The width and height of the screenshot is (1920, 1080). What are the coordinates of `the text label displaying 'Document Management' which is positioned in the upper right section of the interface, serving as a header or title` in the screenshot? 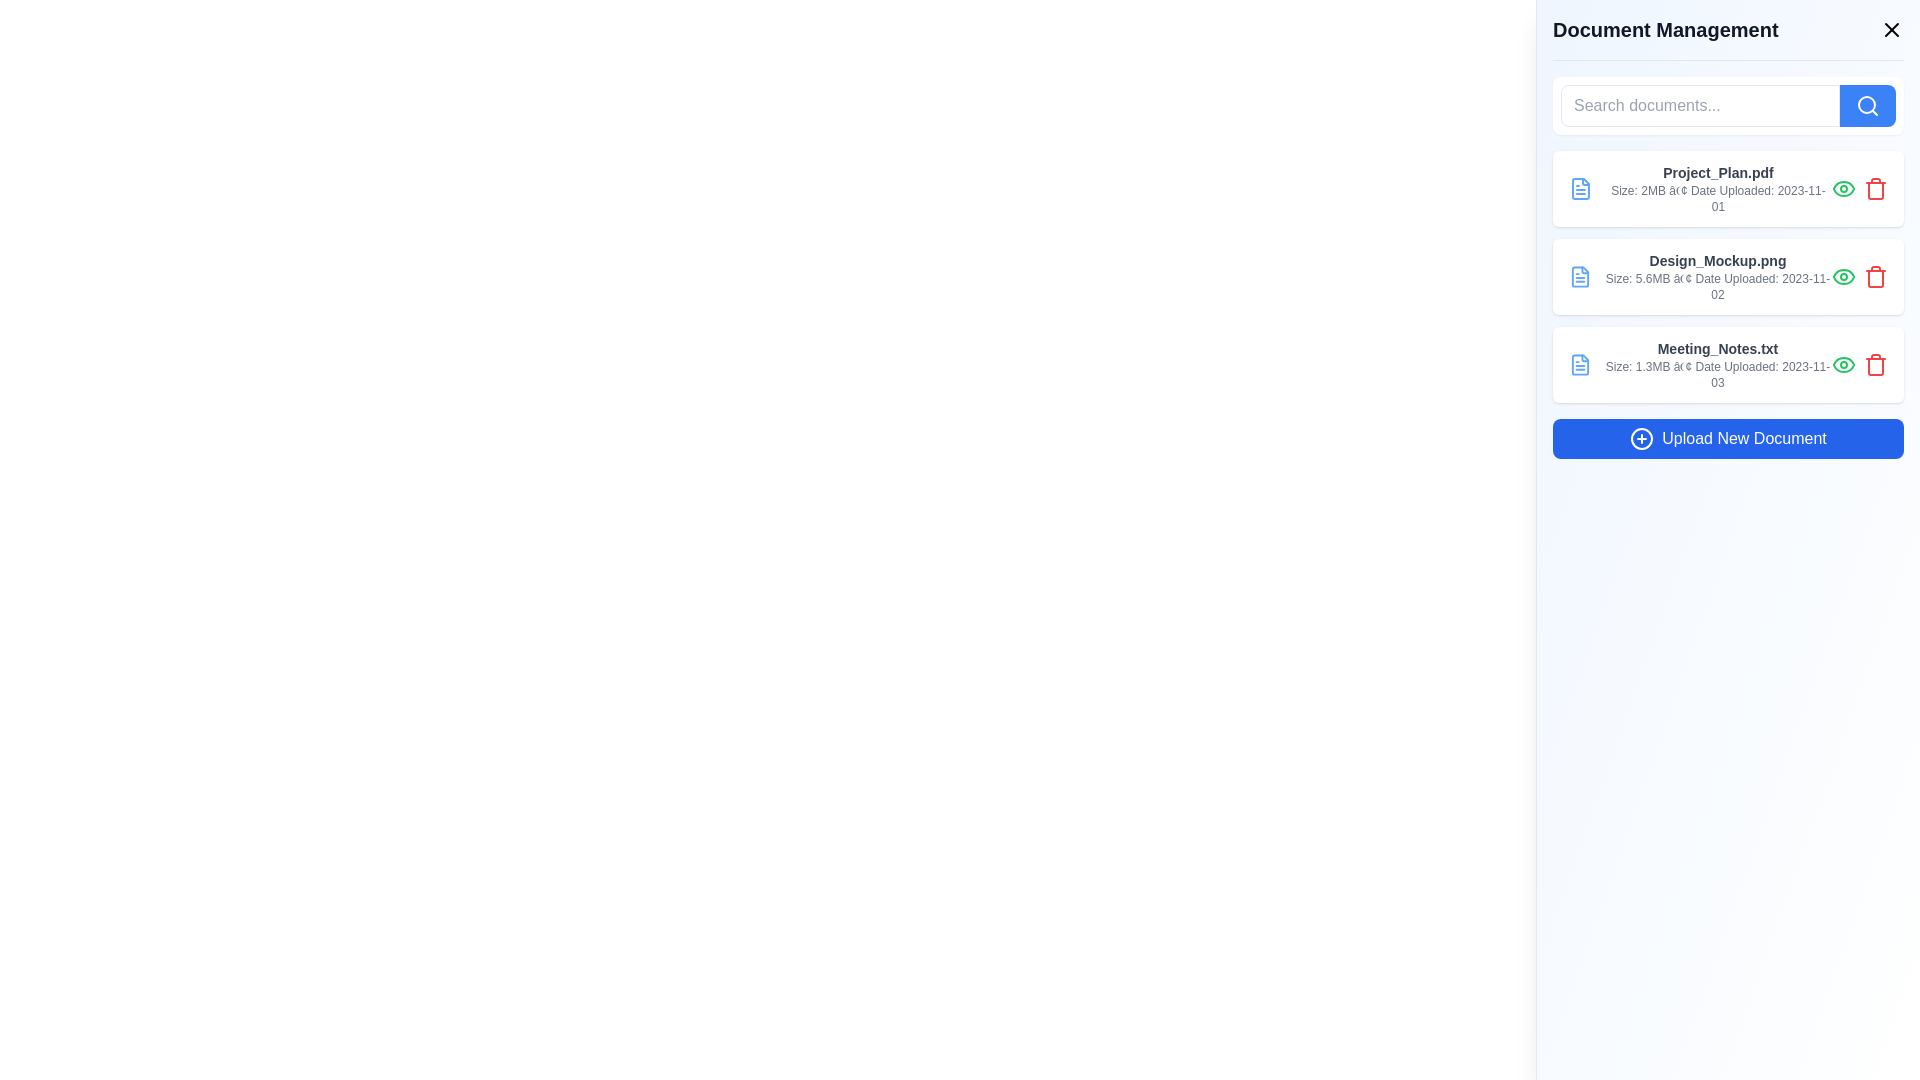 It's located at (1665, 30).